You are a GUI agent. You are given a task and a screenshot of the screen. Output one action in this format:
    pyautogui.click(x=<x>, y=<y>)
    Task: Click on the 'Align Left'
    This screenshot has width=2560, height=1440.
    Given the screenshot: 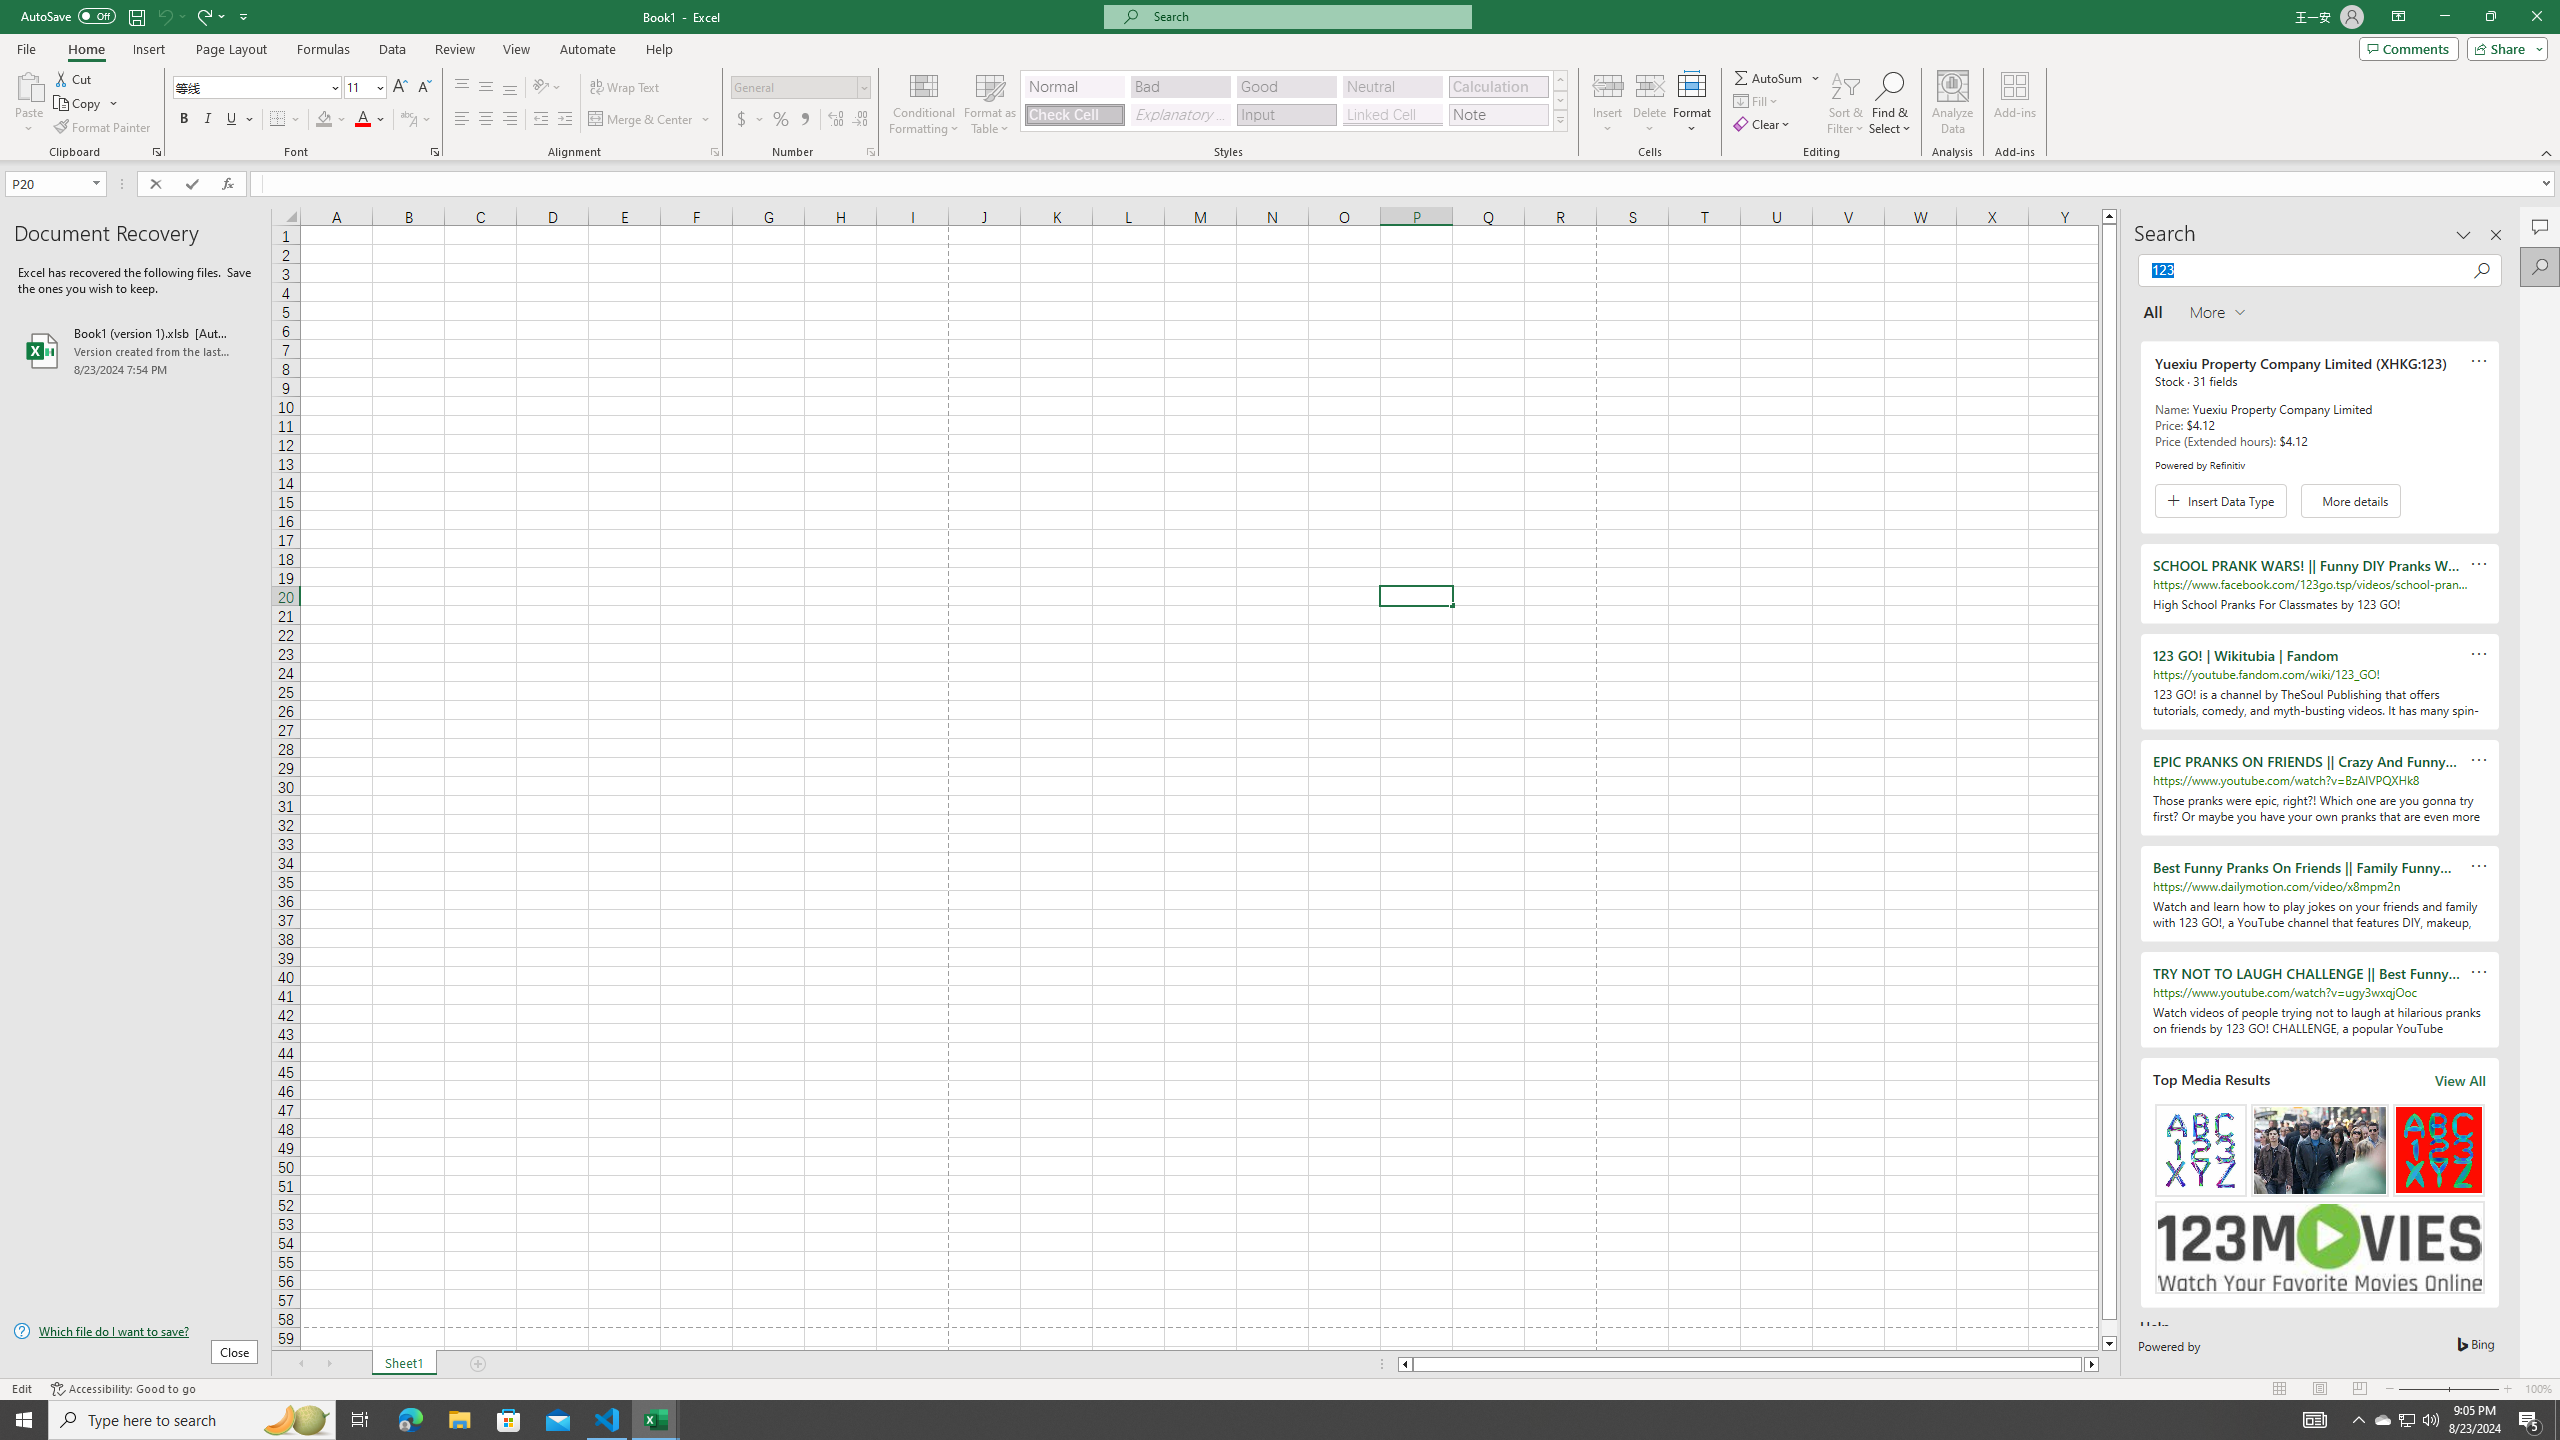 What is the action you would take?
    pyautogui.click(x=461, y=118)
    